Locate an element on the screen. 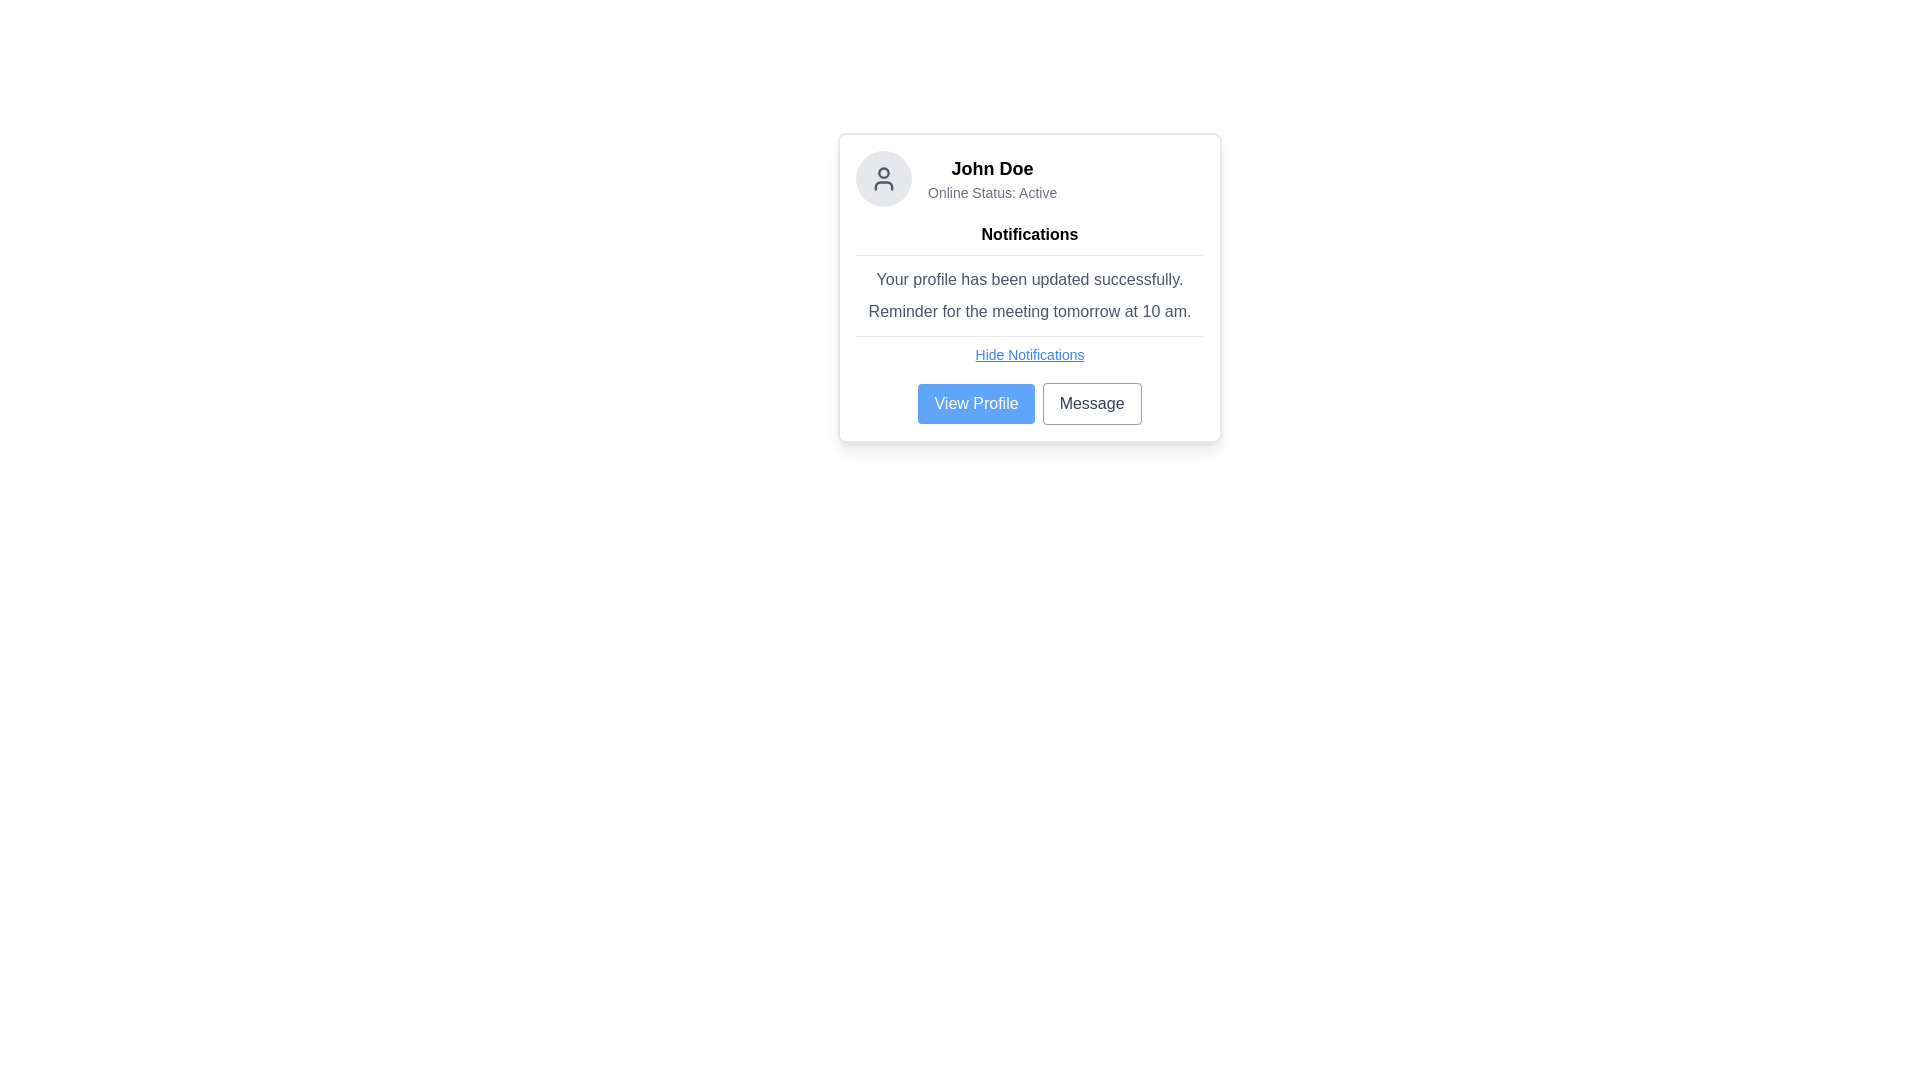 The image size is (1920, 1080). the static text heading displaying 'Notifications' which is styled in bold and positioned under the user status details is located at coordinates (1030, 234).